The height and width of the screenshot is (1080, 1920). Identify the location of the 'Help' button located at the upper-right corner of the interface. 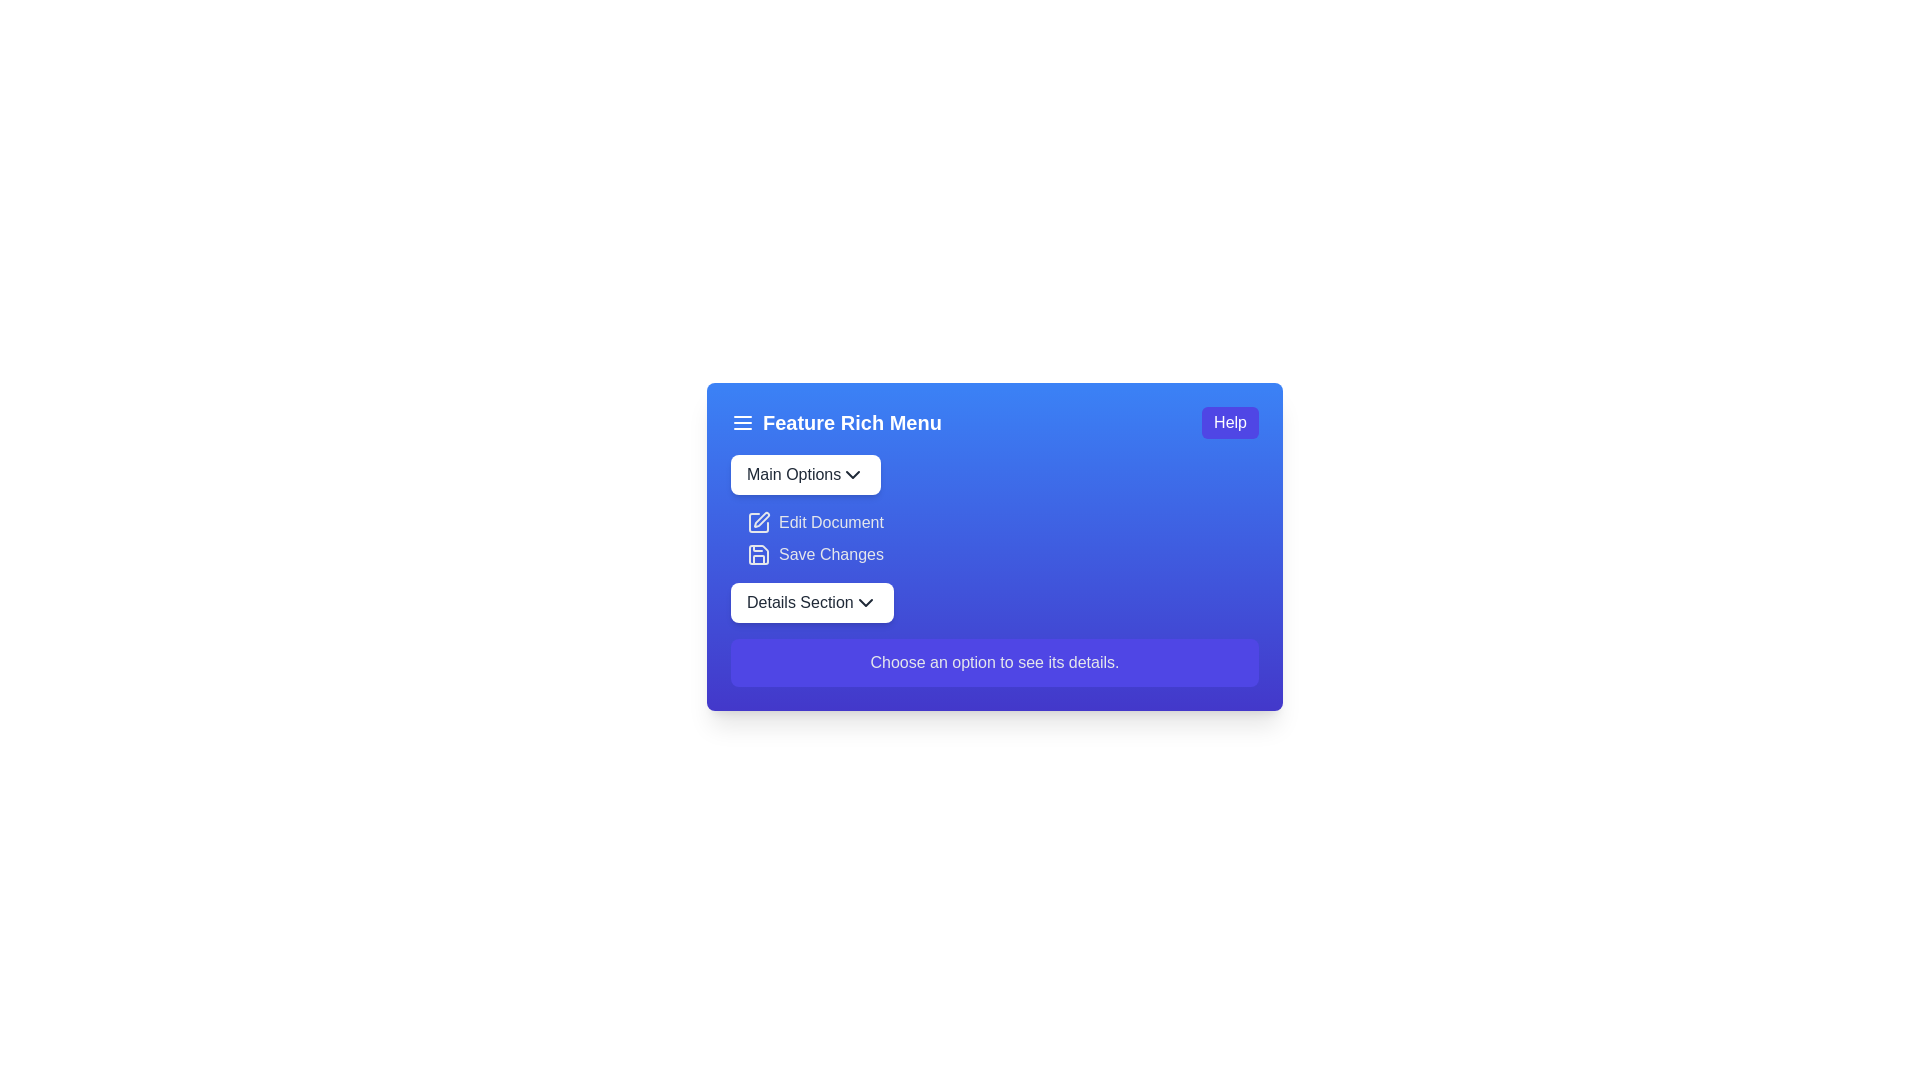
(1229, 422).